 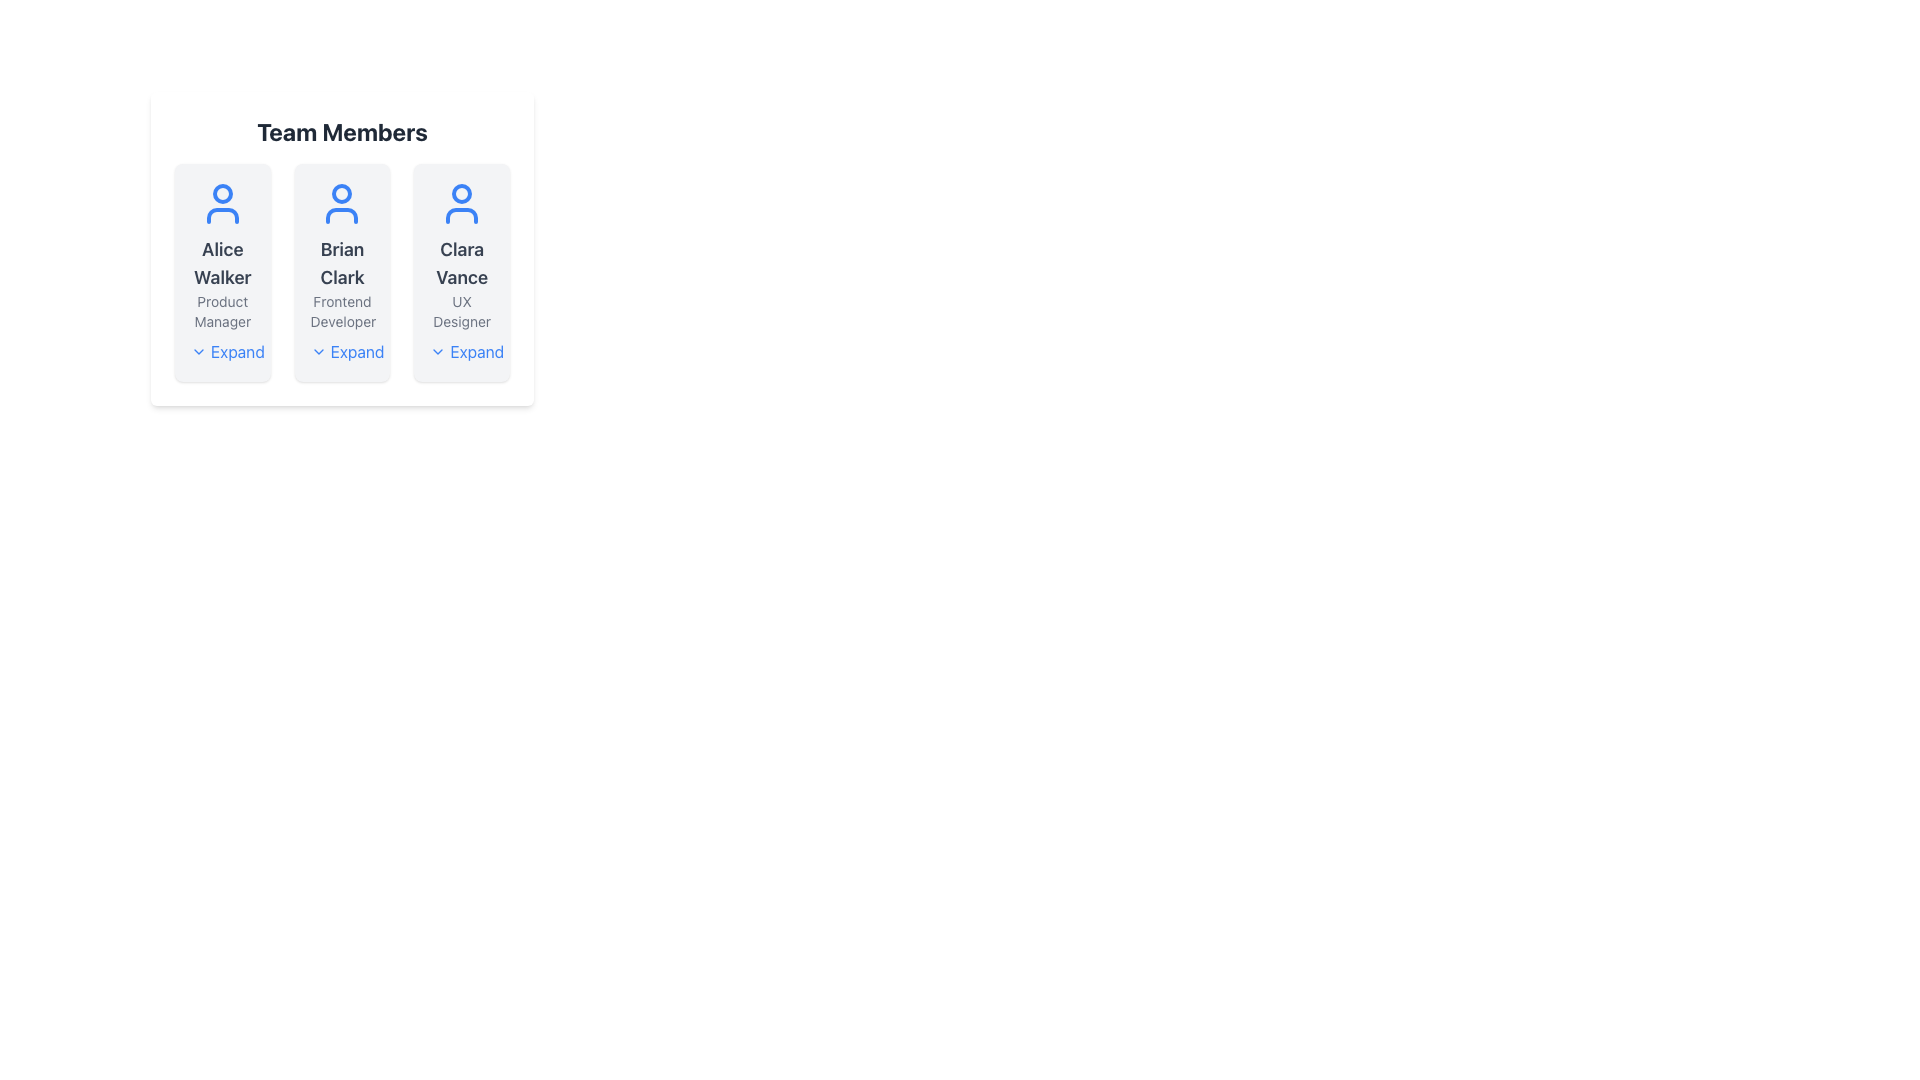 I want to click on the text element that indicates the name 'Brian Clark' within the profile card, located above 'Frontend Developer' and below the user icon, so click(x=342, y=262).